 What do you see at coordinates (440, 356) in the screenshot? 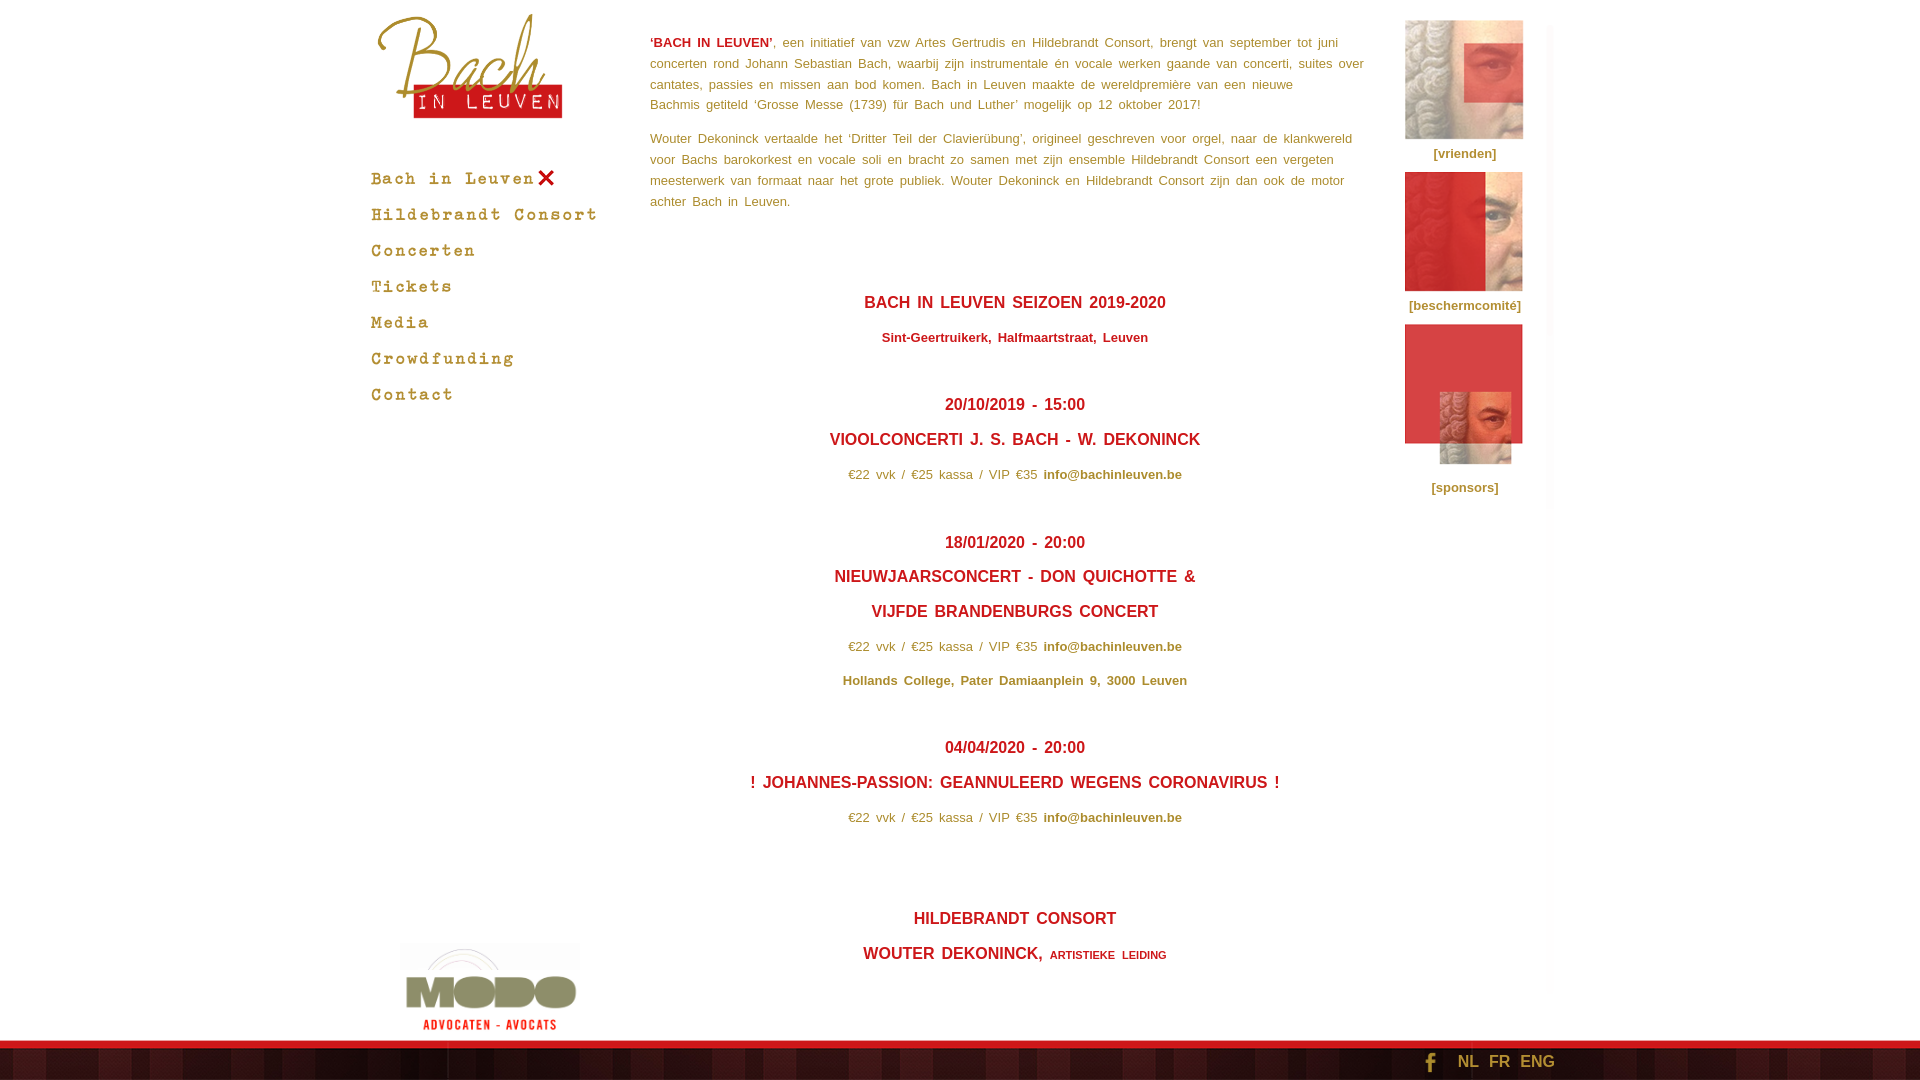
I see `'Crowdfunding'` at bounding box center [440, 356].